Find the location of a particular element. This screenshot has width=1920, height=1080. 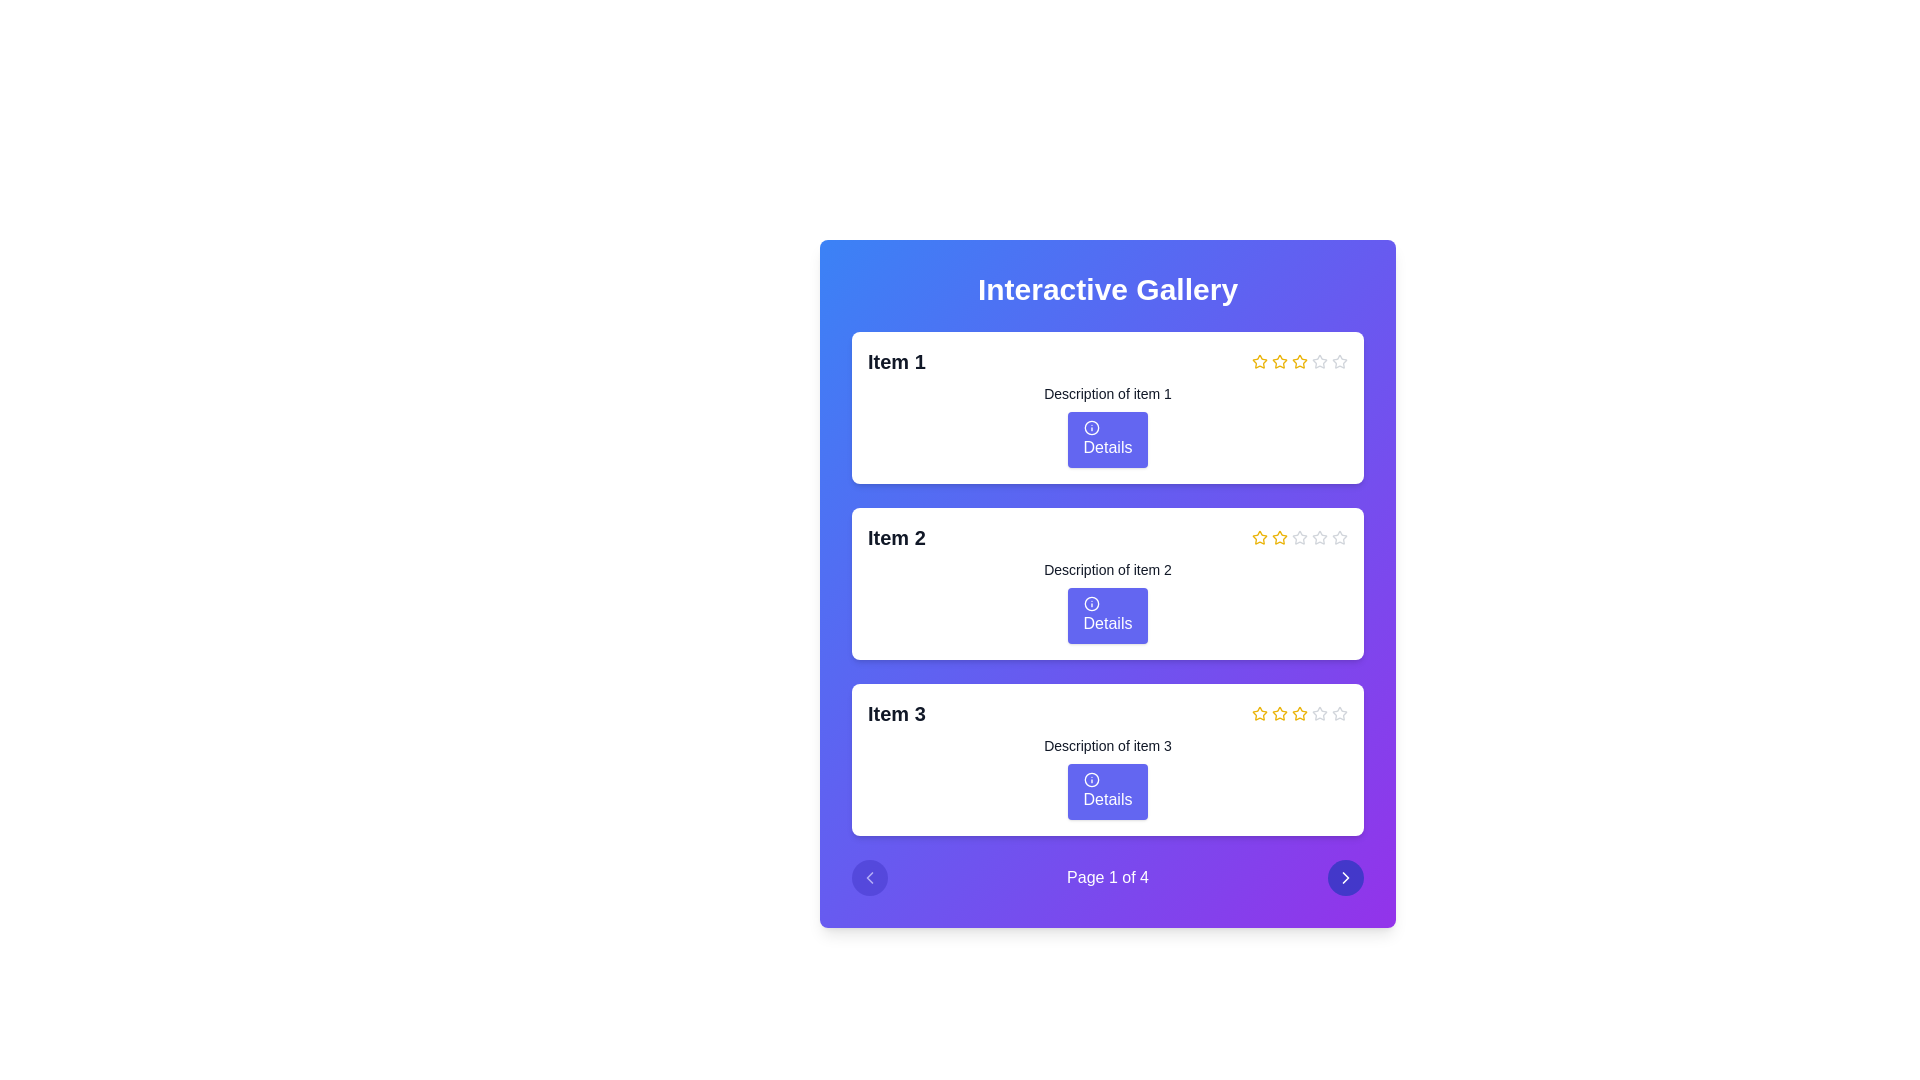

the compact circular icon located inside the 'Details' button of the third item in the list is located at coordinates (1090, 778).